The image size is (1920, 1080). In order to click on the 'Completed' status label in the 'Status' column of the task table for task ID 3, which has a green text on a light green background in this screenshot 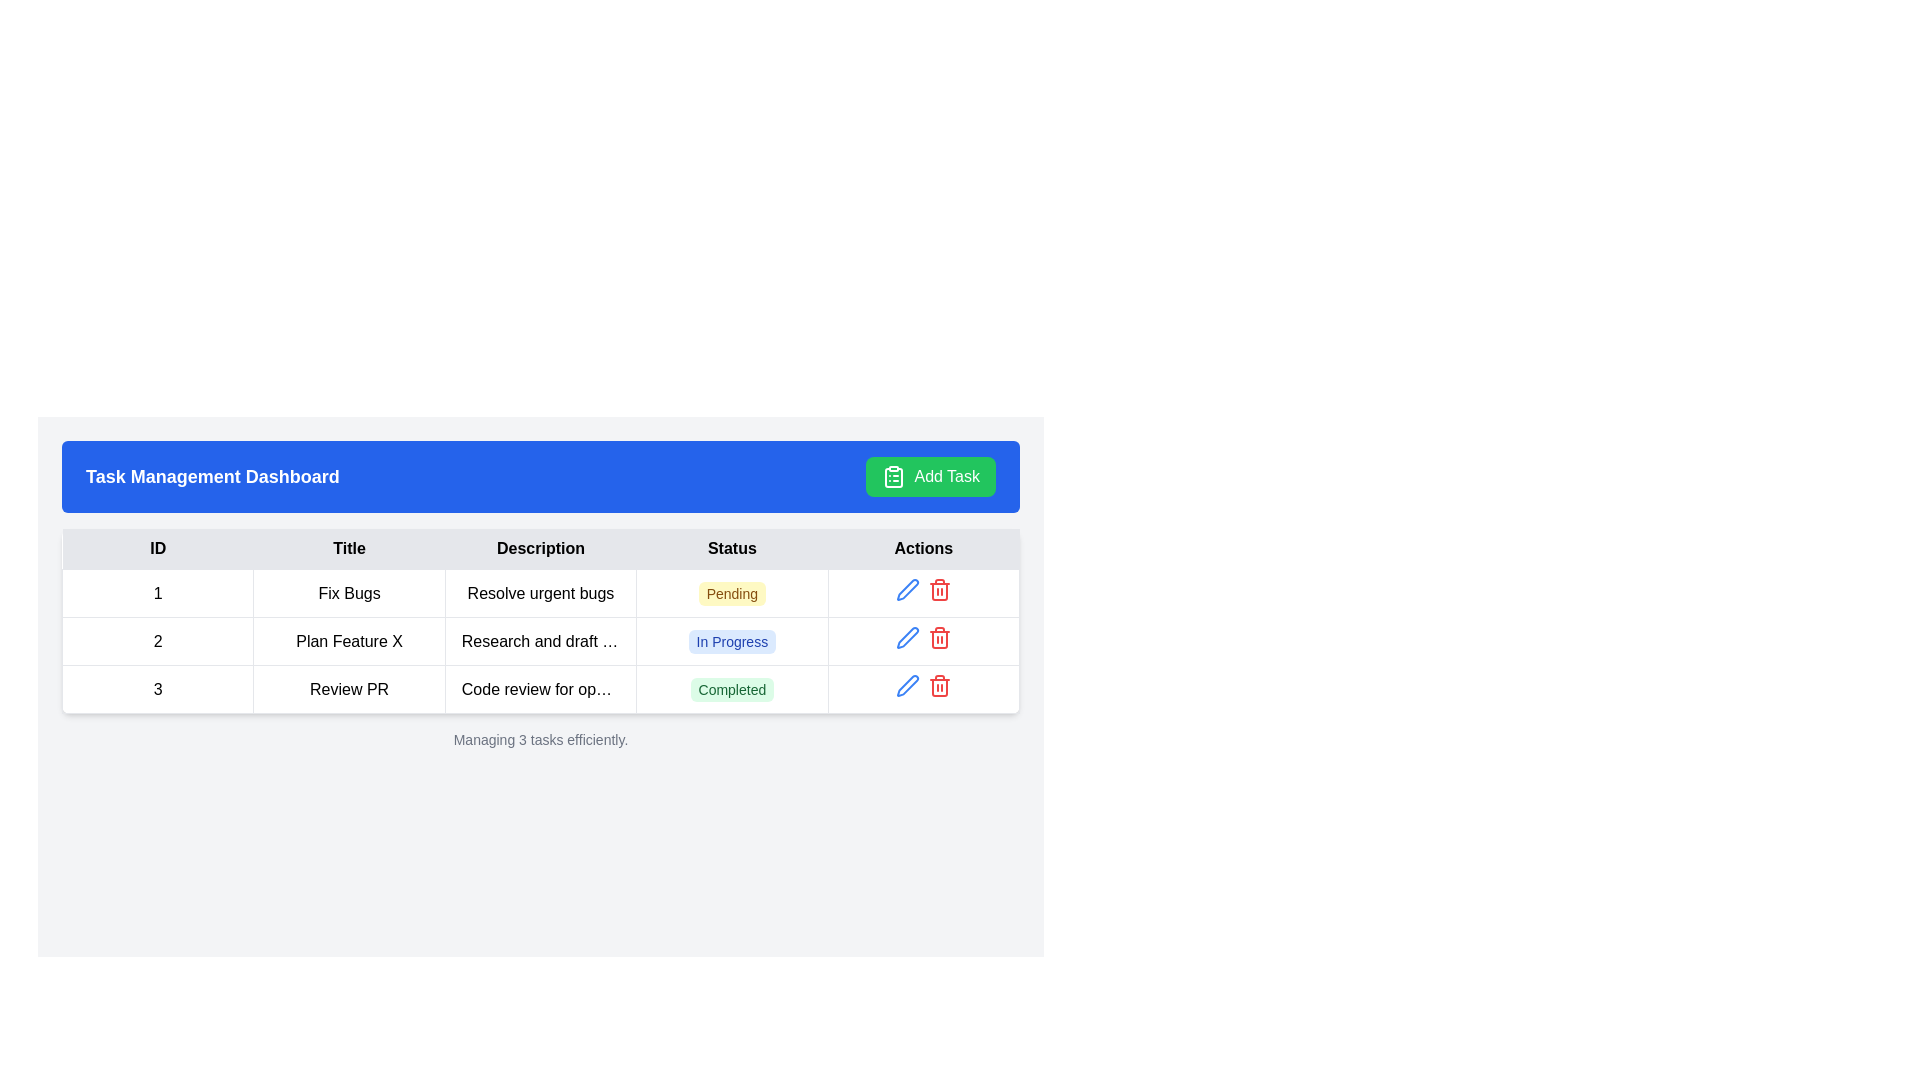, I will do `click(731, 688)`.